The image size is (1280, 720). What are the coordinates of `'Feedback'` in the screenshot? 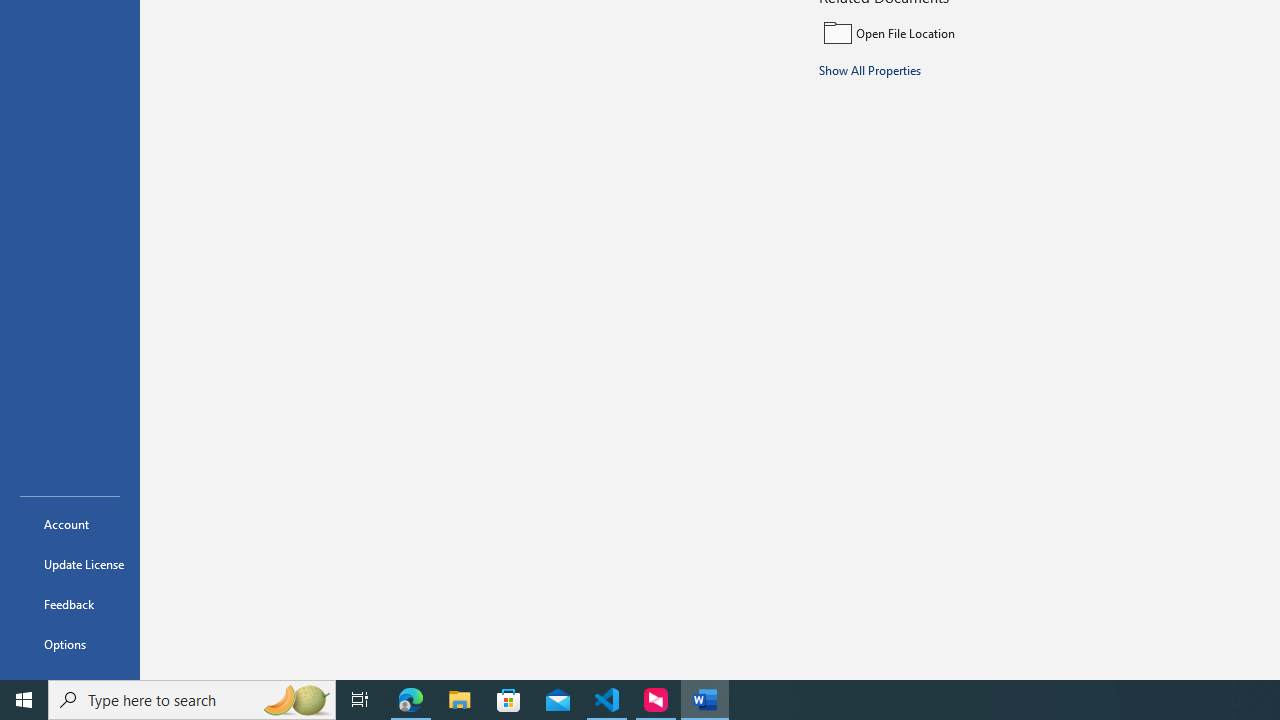 It's located at (69, 603).